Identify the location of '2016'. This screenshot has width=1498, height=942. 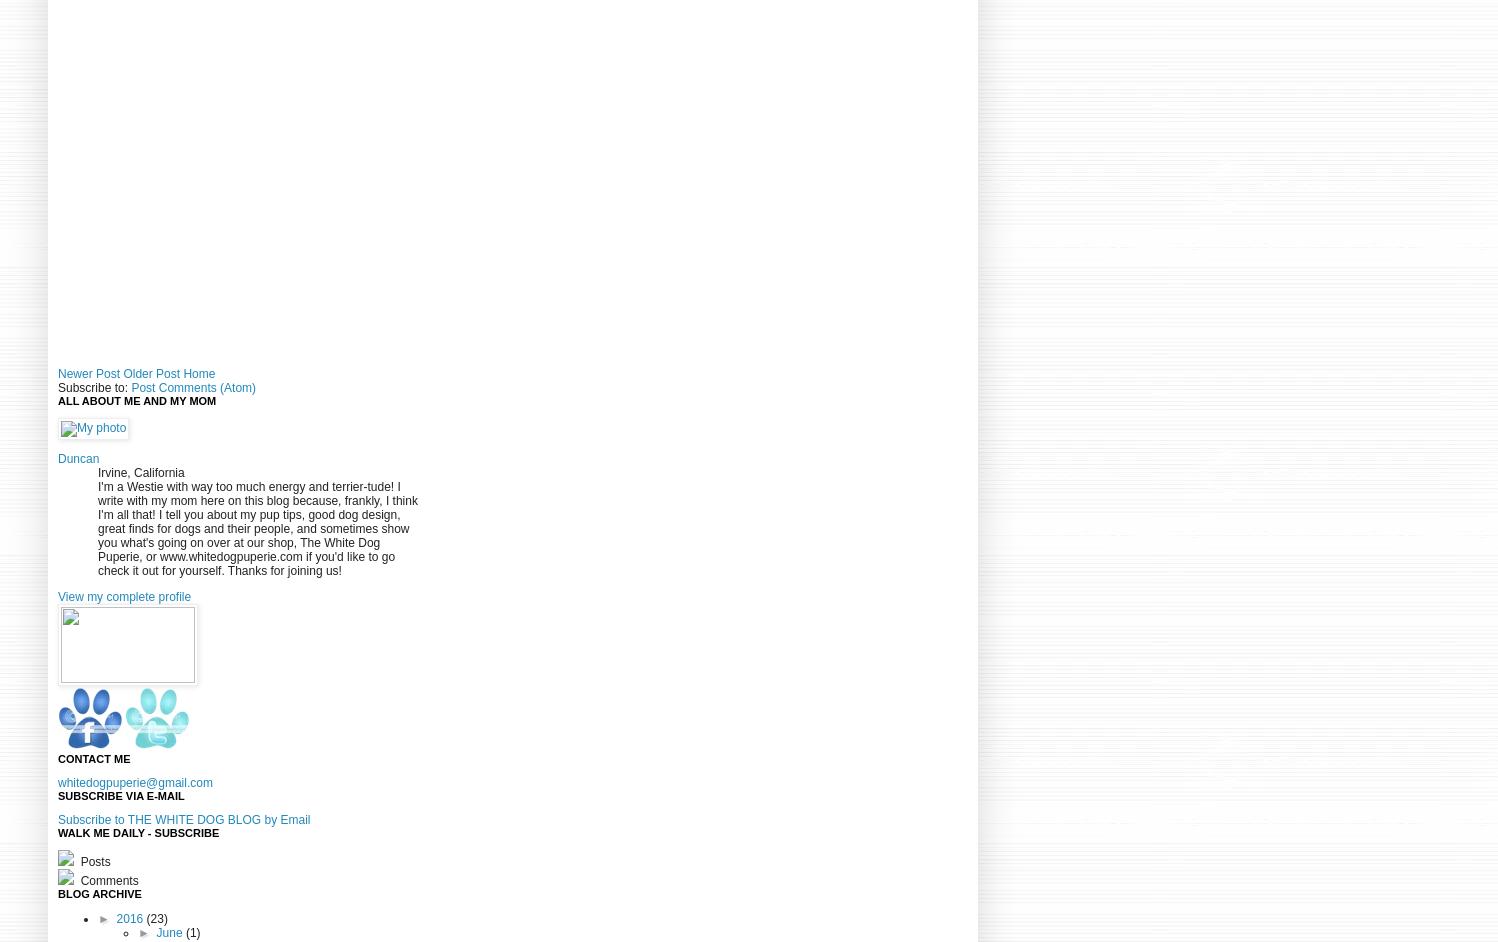
(115, 918).